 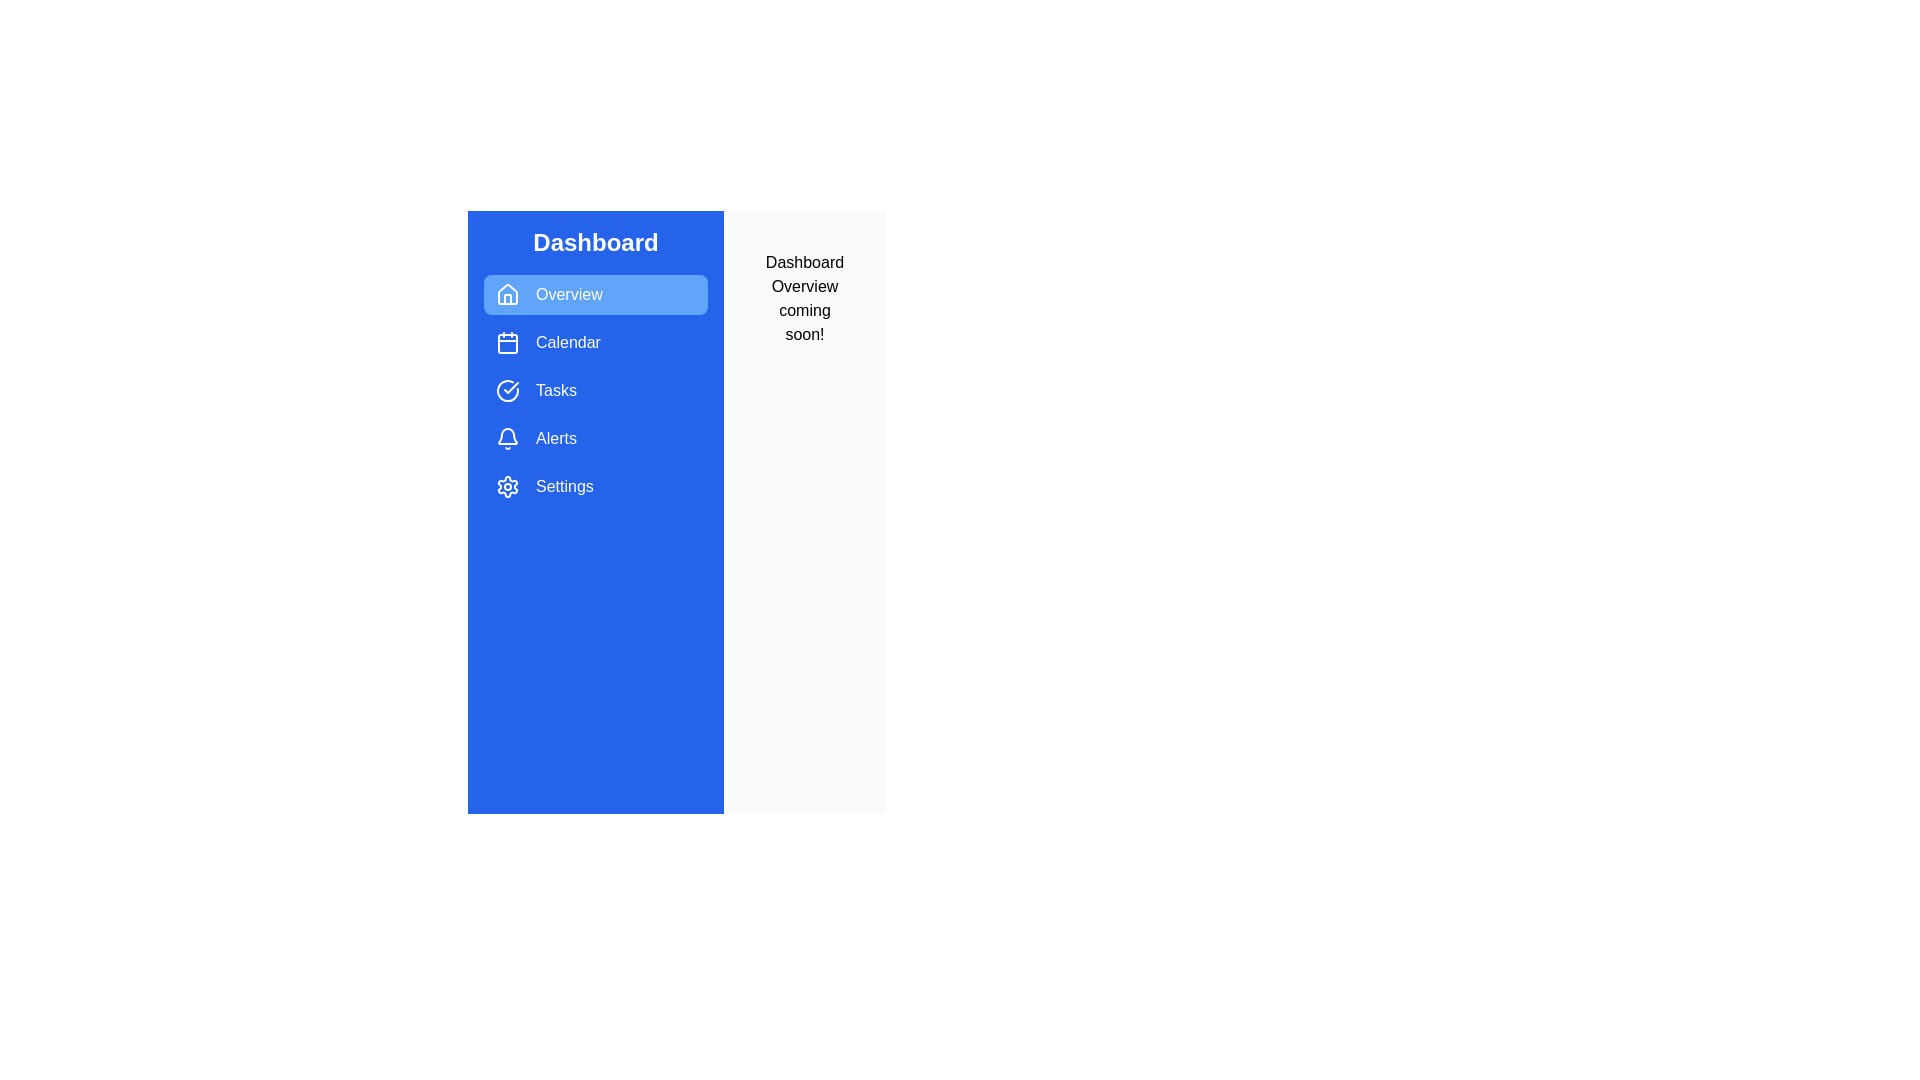 I want to click on the home/dashboard icon associated with the 'Overview' button in the sidebar menu, so click(x=508, y=293).